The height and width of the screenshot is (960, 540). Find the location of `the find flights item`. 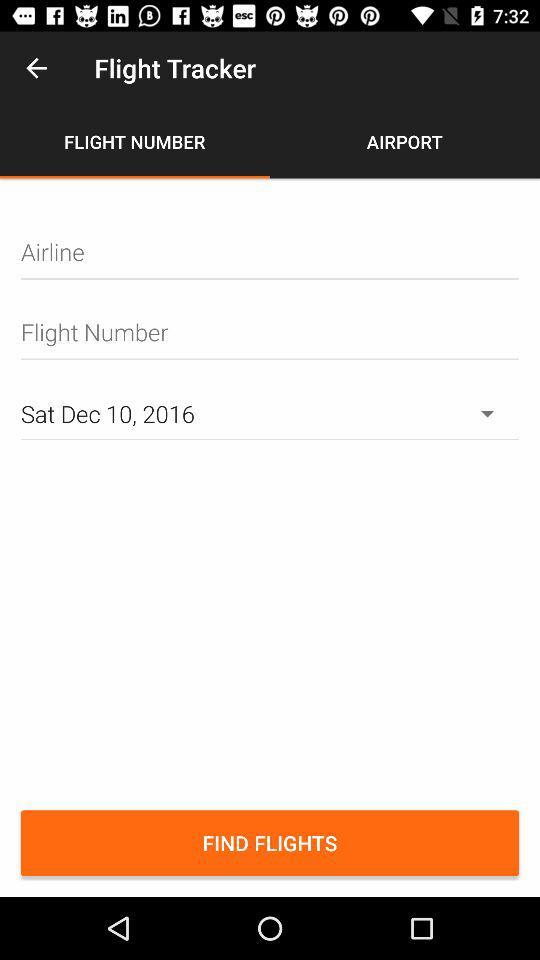

the find flights item is located at coordinates (270, 842).